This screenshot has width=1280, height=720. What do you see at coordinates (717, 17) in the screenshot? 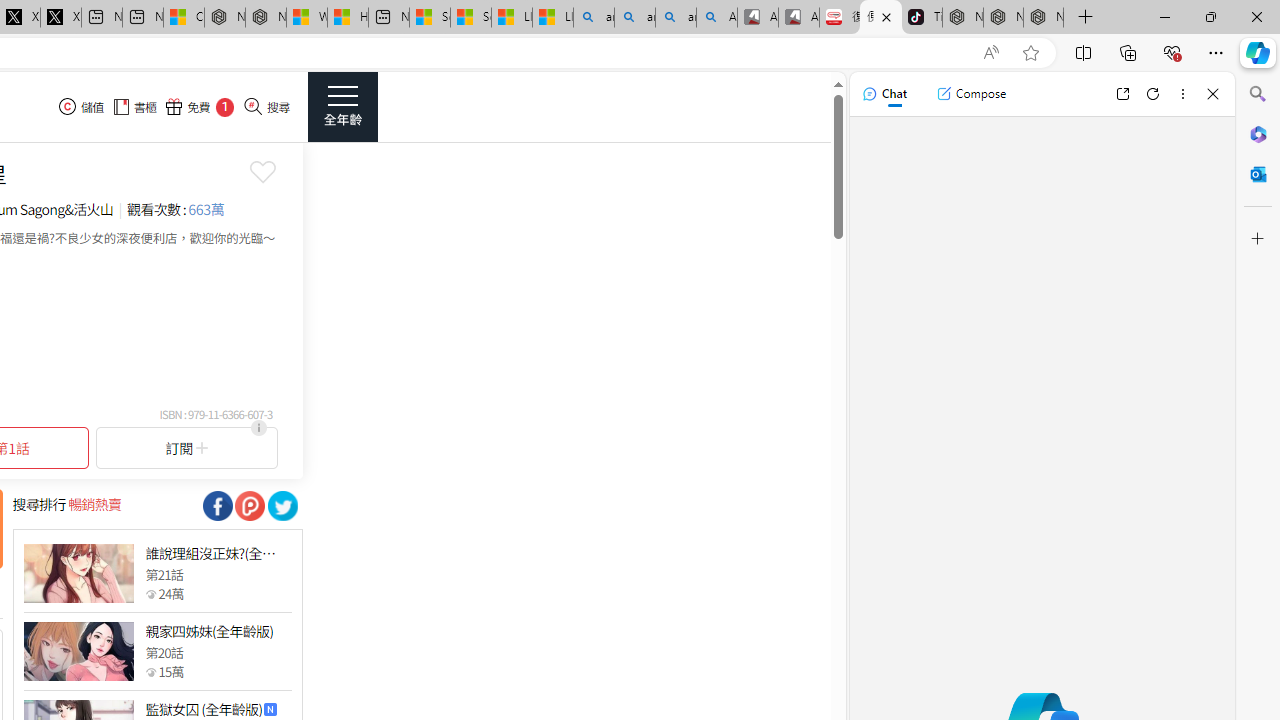
I see `'Amazon Echo Robot - Search Images'` at bounding box center [717, 17].